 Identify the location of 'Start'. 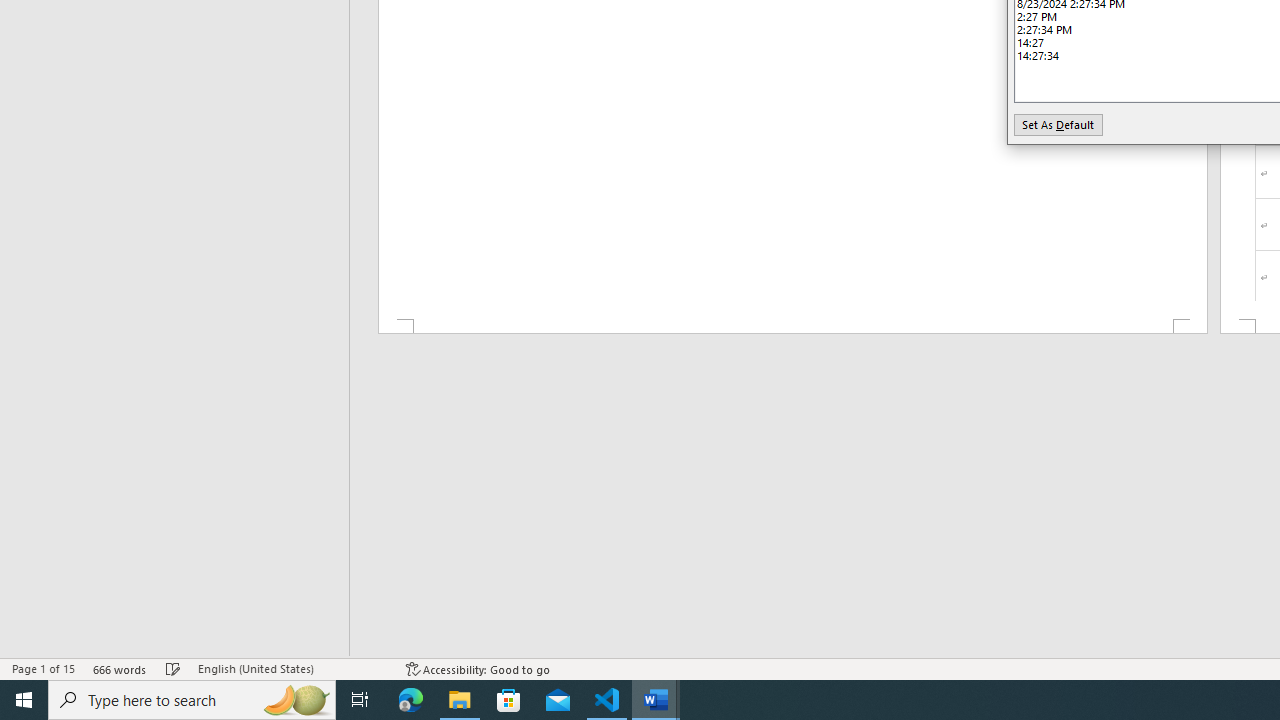
(24, 698).